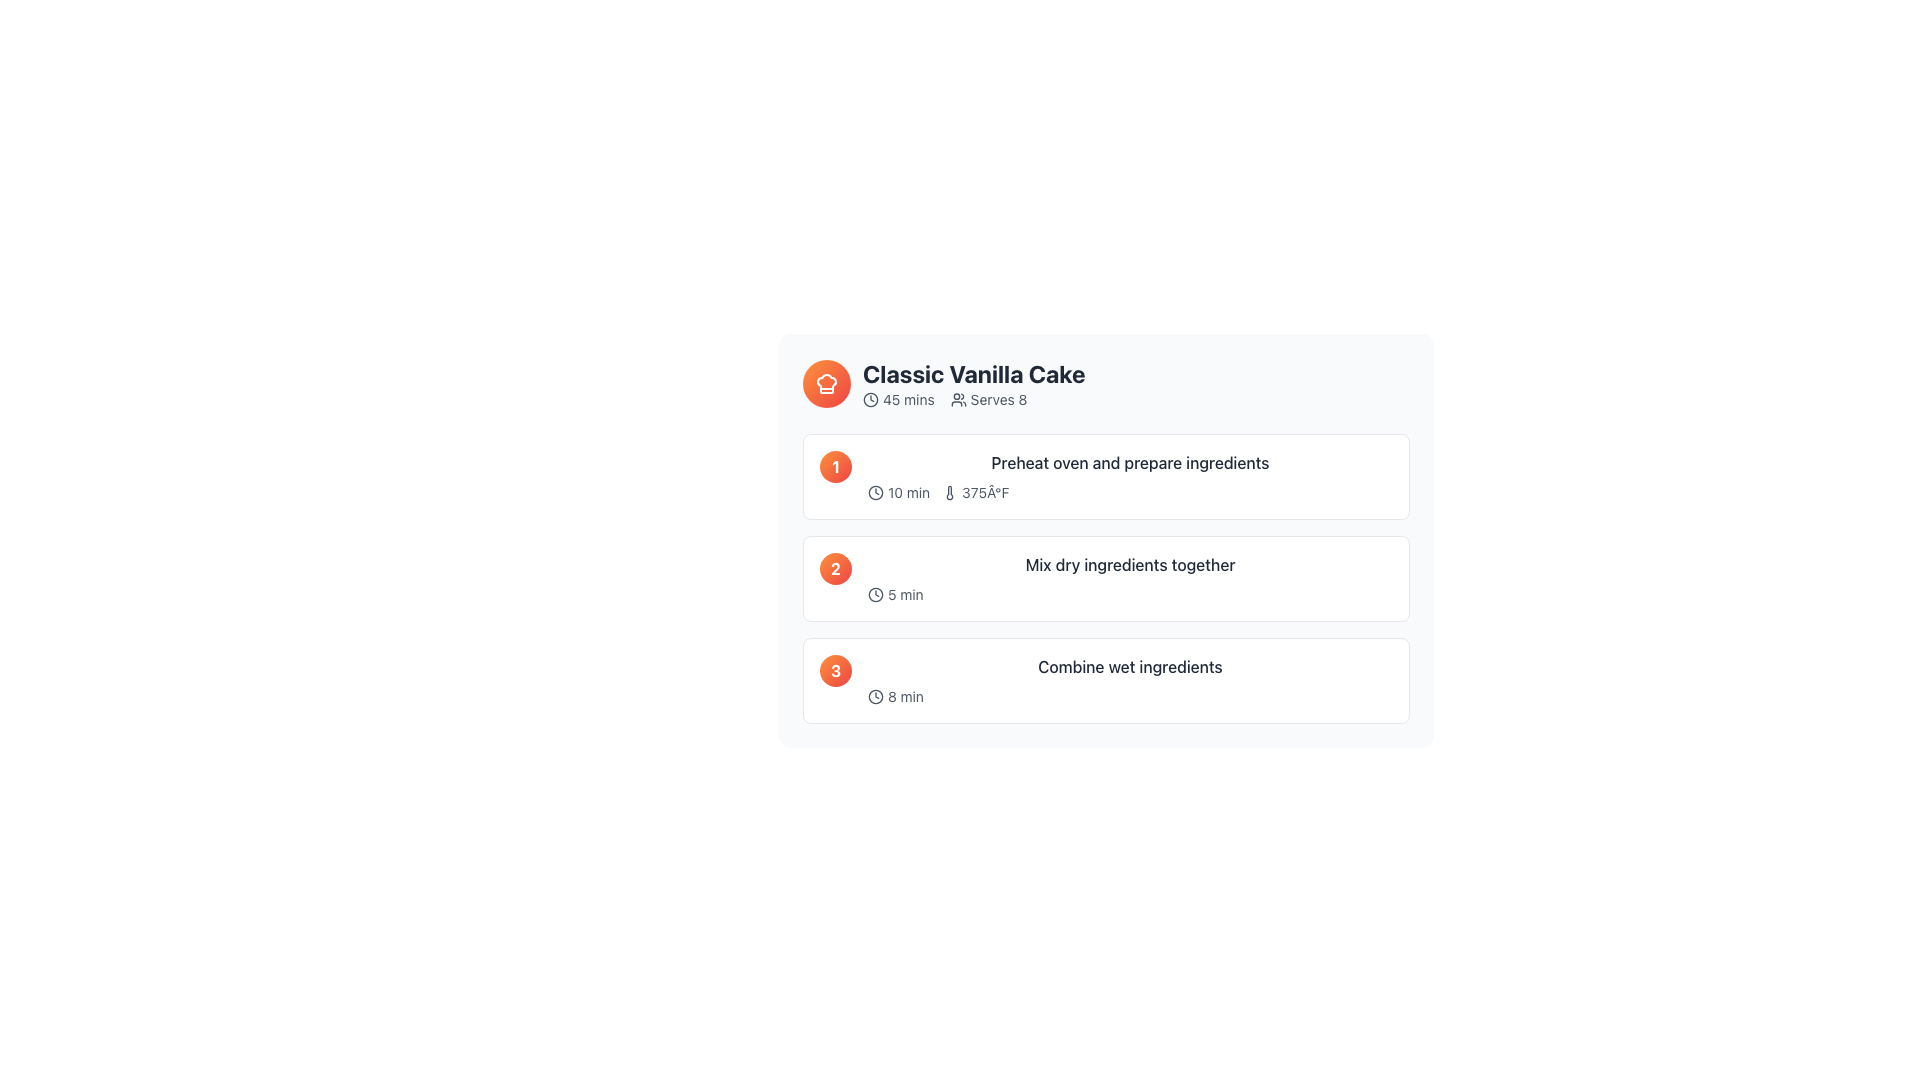 This screenshot has height=1080, width=1920. What do you see at coordinates (875, 696) in the screenshot?
I see `the clock icon located next to the text '8 min' in the third row of the subsection labeled '3 Combine wet ingredients'` at bounding box center [875, 696].